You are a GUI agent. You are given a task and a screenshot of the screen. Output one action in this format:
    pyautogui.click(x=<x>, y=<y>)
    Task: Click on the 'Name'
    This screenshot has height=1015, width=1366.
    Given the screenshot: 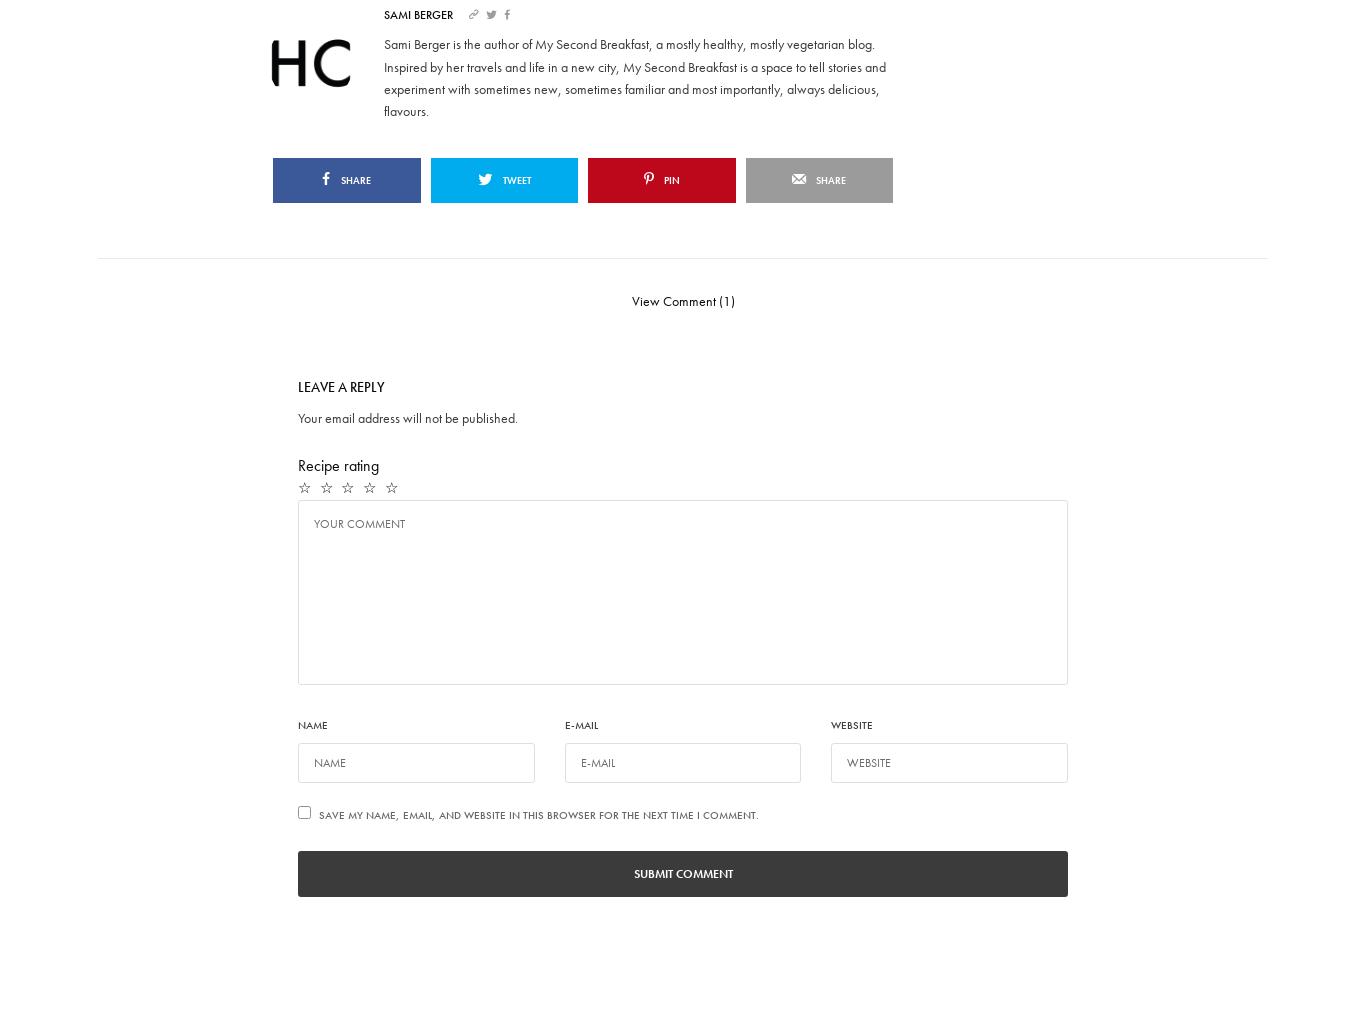 What is the action you would take?
    pyautogui.click(x=312, y=723)
    